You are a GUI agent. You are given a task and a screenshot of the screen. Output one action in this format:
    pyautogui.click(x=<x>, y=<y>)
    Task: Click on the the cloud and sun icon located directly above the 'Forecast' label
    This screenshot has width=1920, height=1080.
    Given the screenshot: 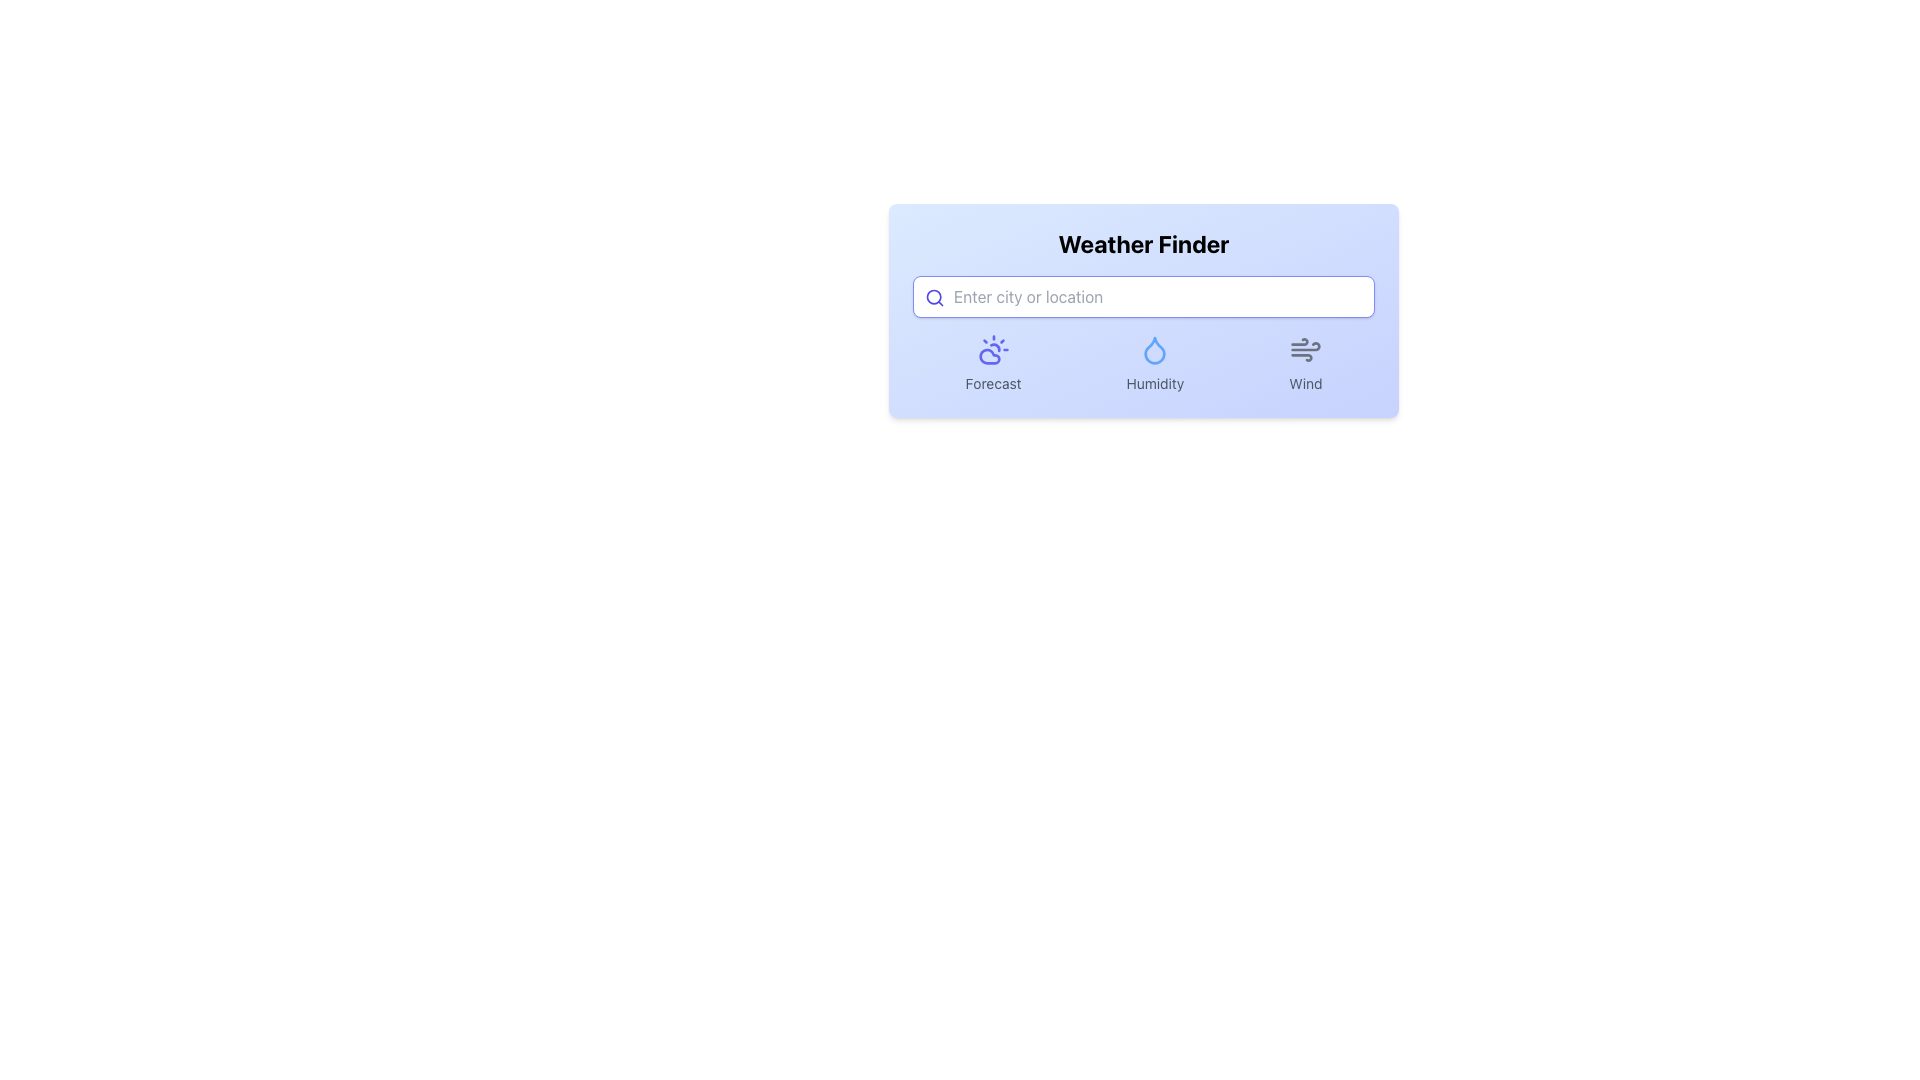 What is the action you would take?
    pyautogui.click(x=993, y=349)
    